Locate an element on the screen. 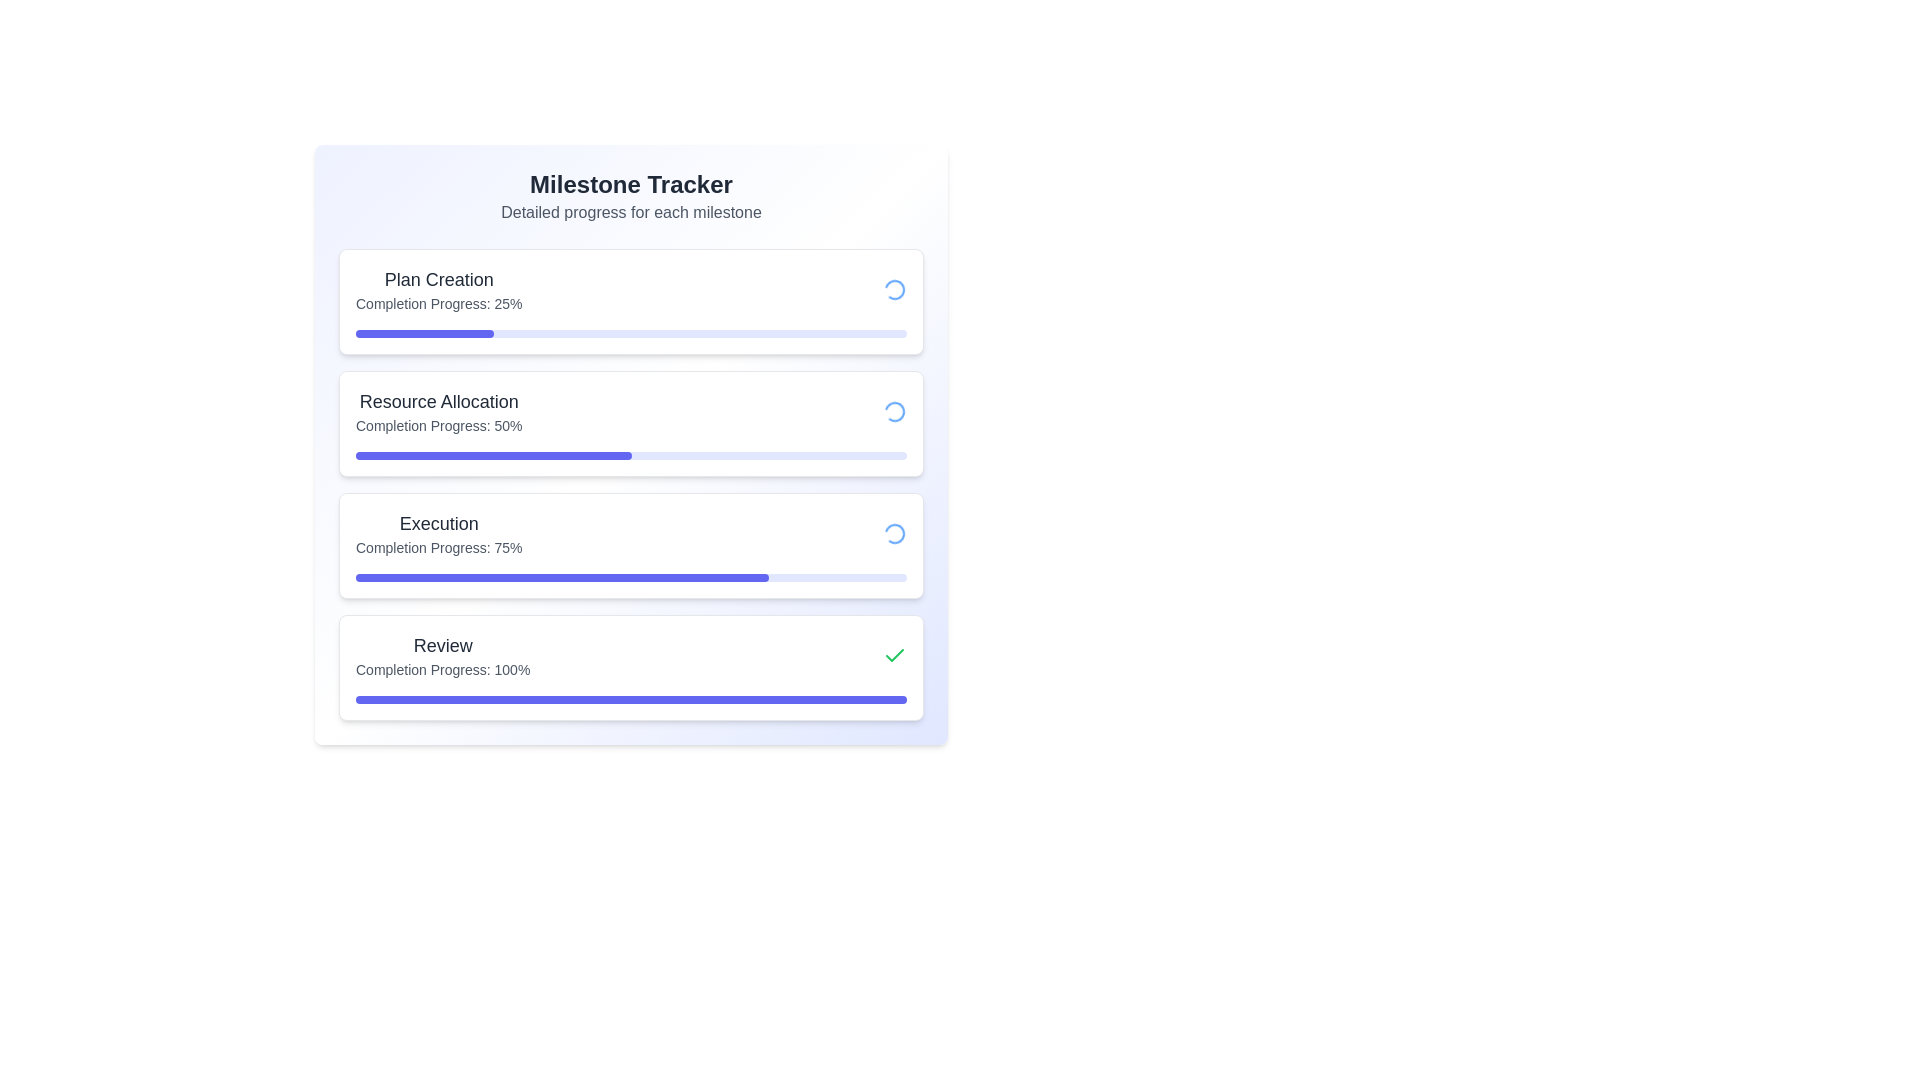 The height and width of the screenshot is (1080, 1920). progress information from the topmost card in the Milestone Tracker section, which shows 'Completion Progress: 25%' is located at coordinates (630, 301).